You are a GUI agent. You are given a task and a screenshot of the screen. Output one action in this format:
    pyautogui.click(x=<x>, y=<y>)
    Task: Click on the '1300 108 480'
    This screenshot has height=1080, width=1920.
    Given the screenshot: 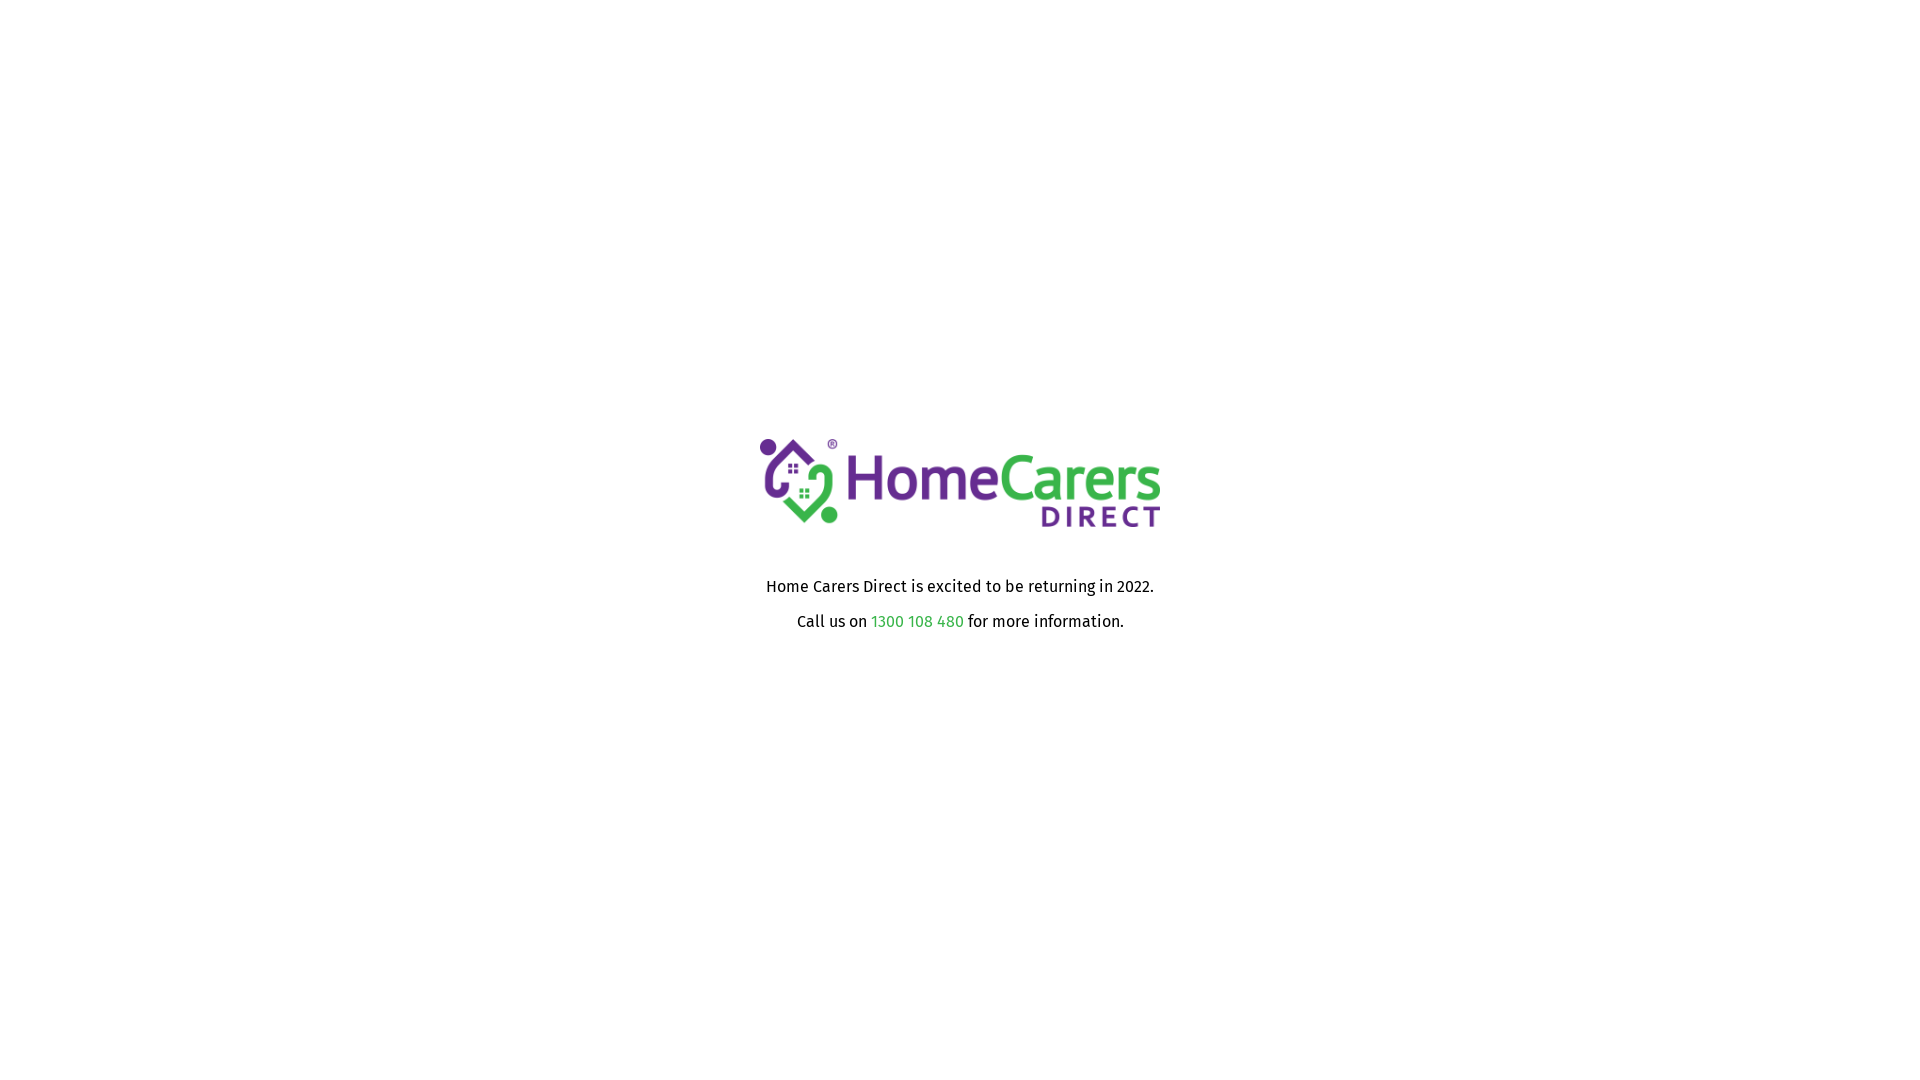 What is the action you would take?
    pyautogui.click(x=869, y=620)
    